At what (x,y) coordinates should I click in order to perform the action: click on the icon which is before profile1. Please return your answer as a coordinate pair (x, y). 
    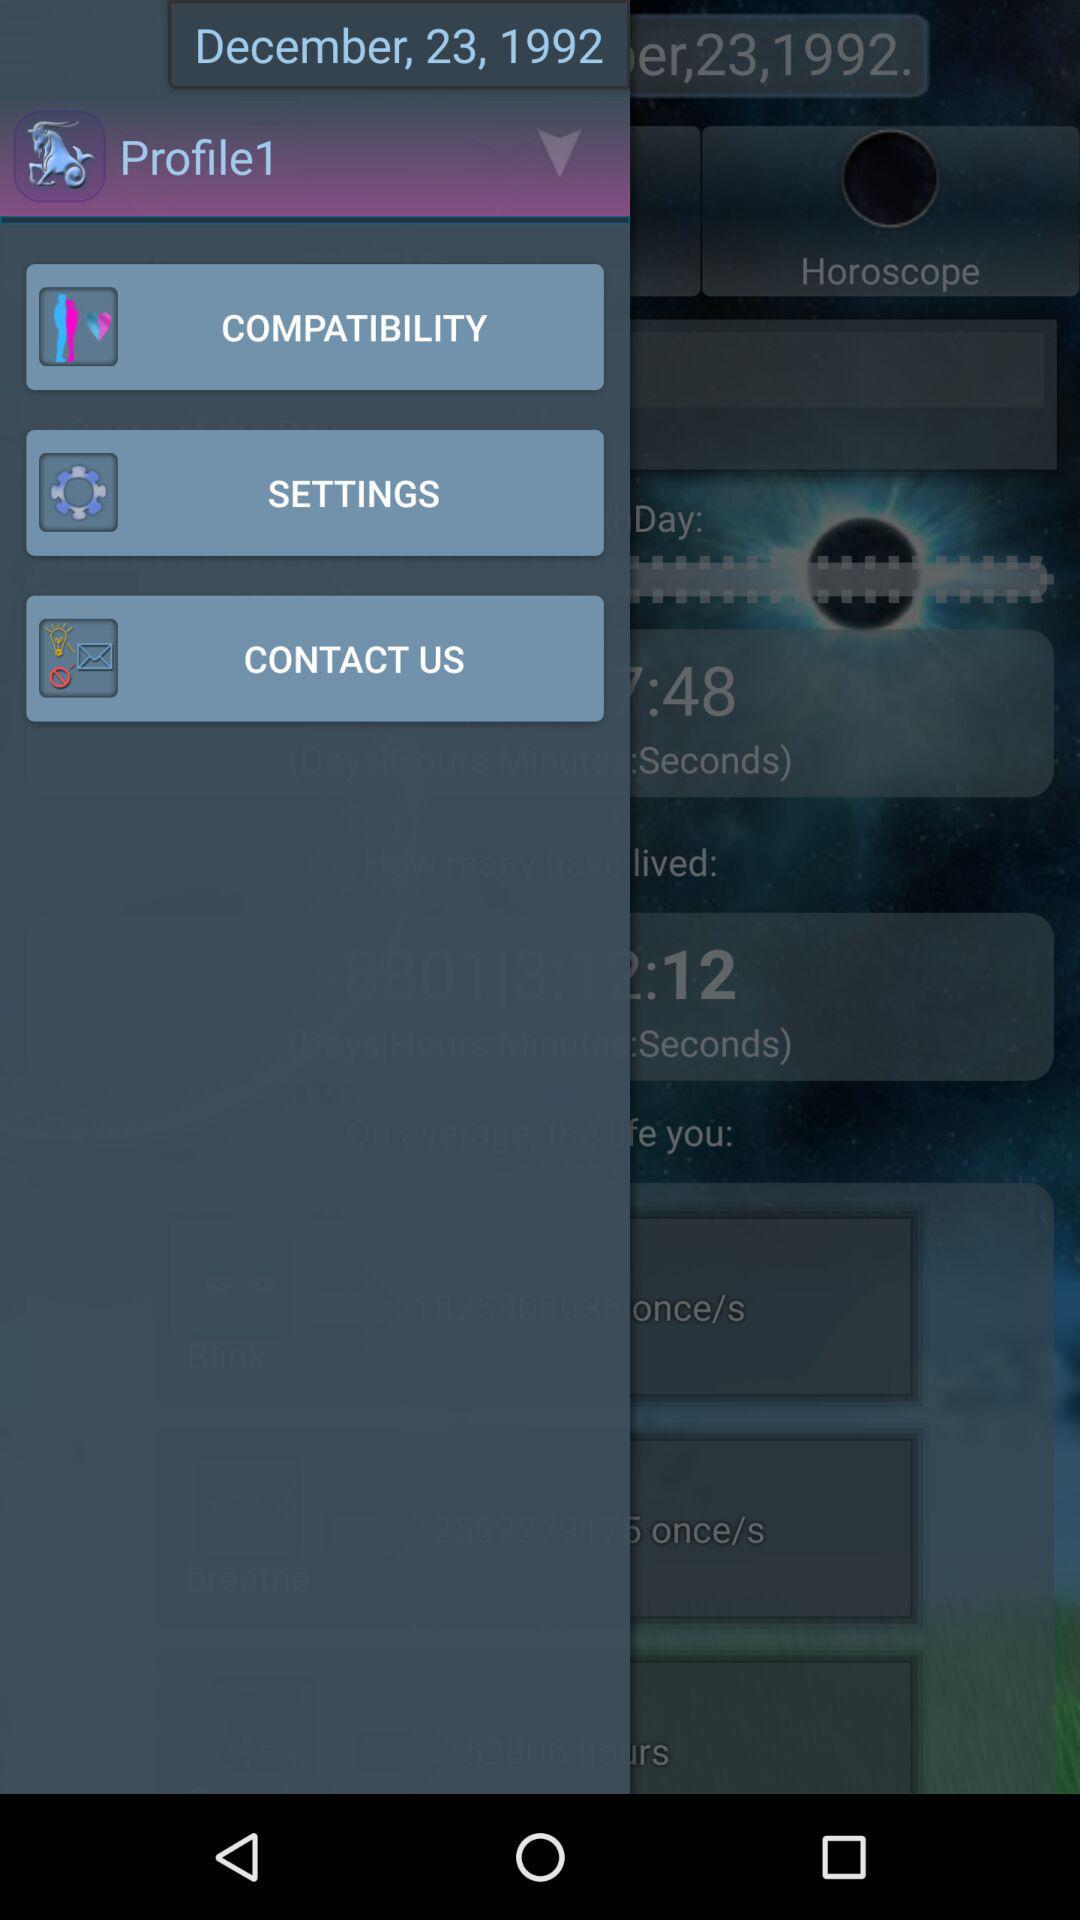
    Looking at the image, I should click on (59, 155).